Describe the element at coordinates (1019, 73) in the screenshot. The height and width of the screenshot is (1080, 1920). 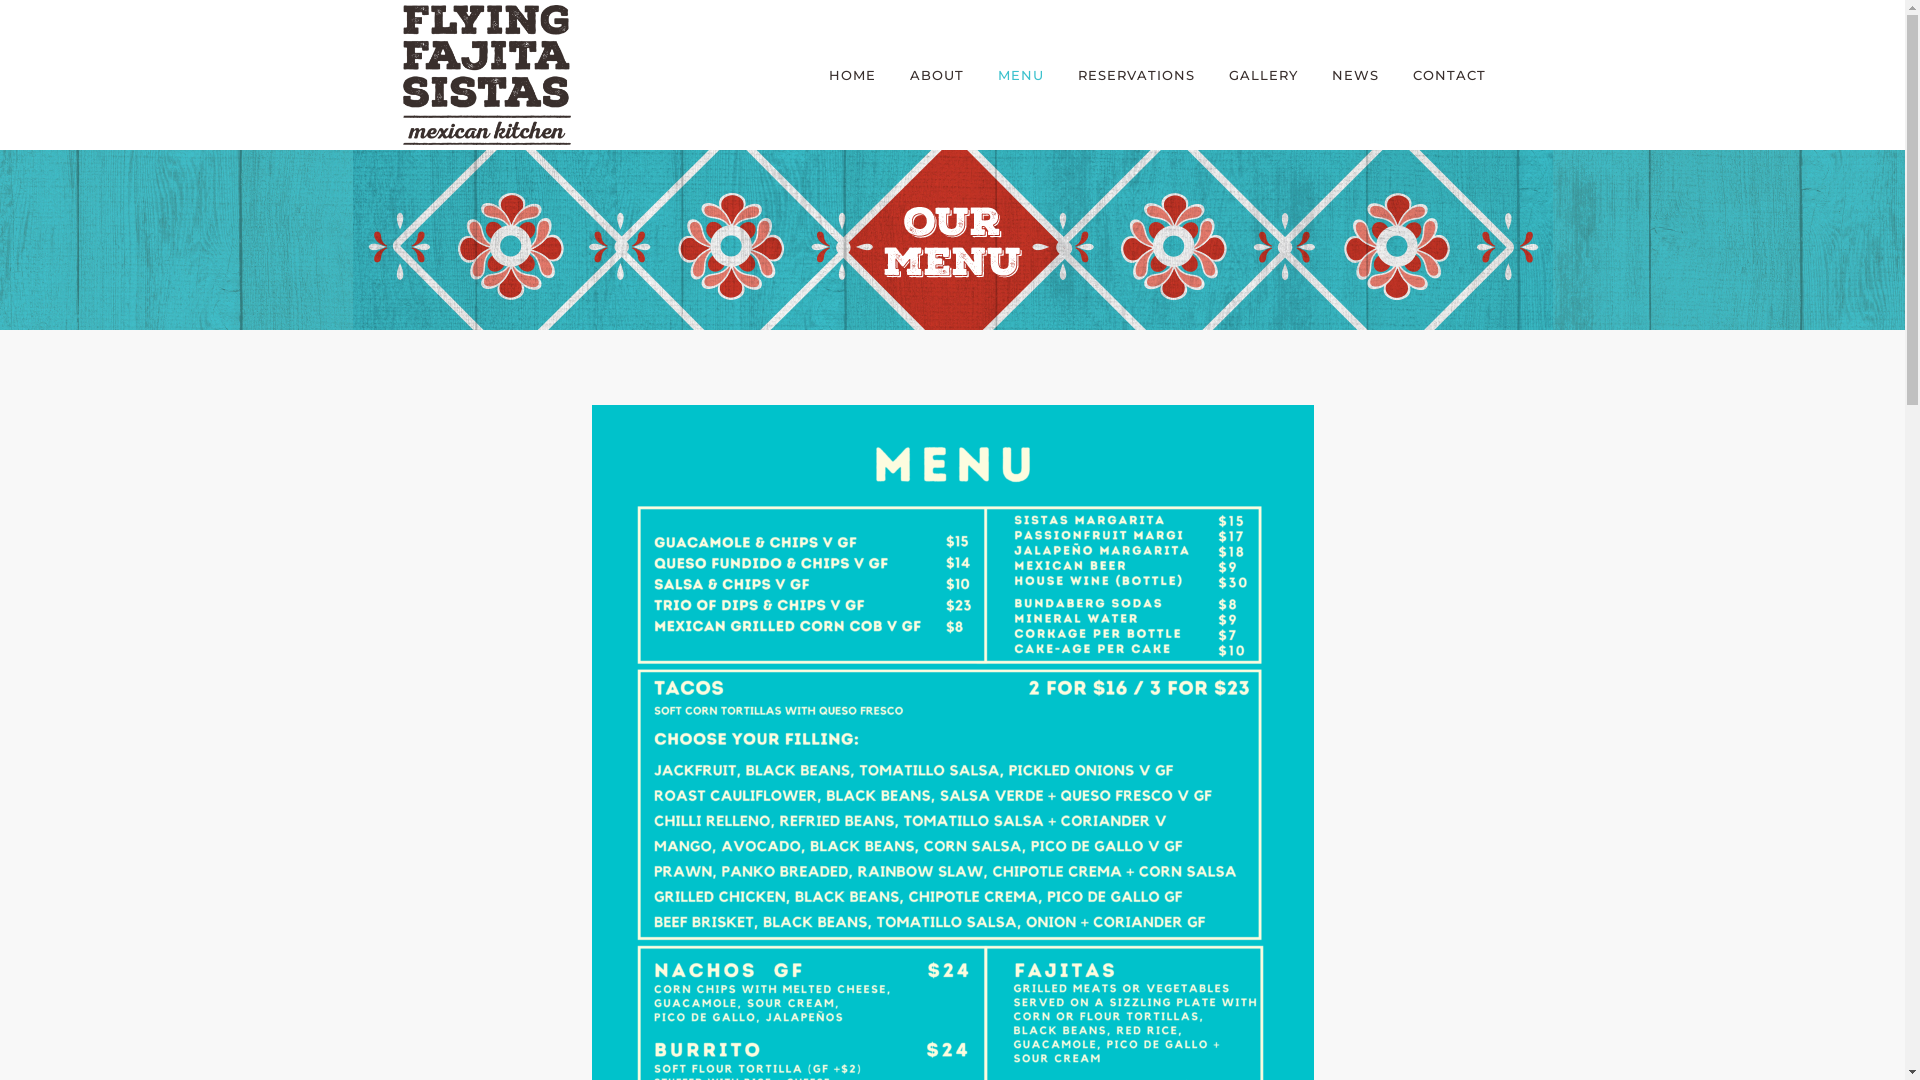
I see `'MENU'` at that location.